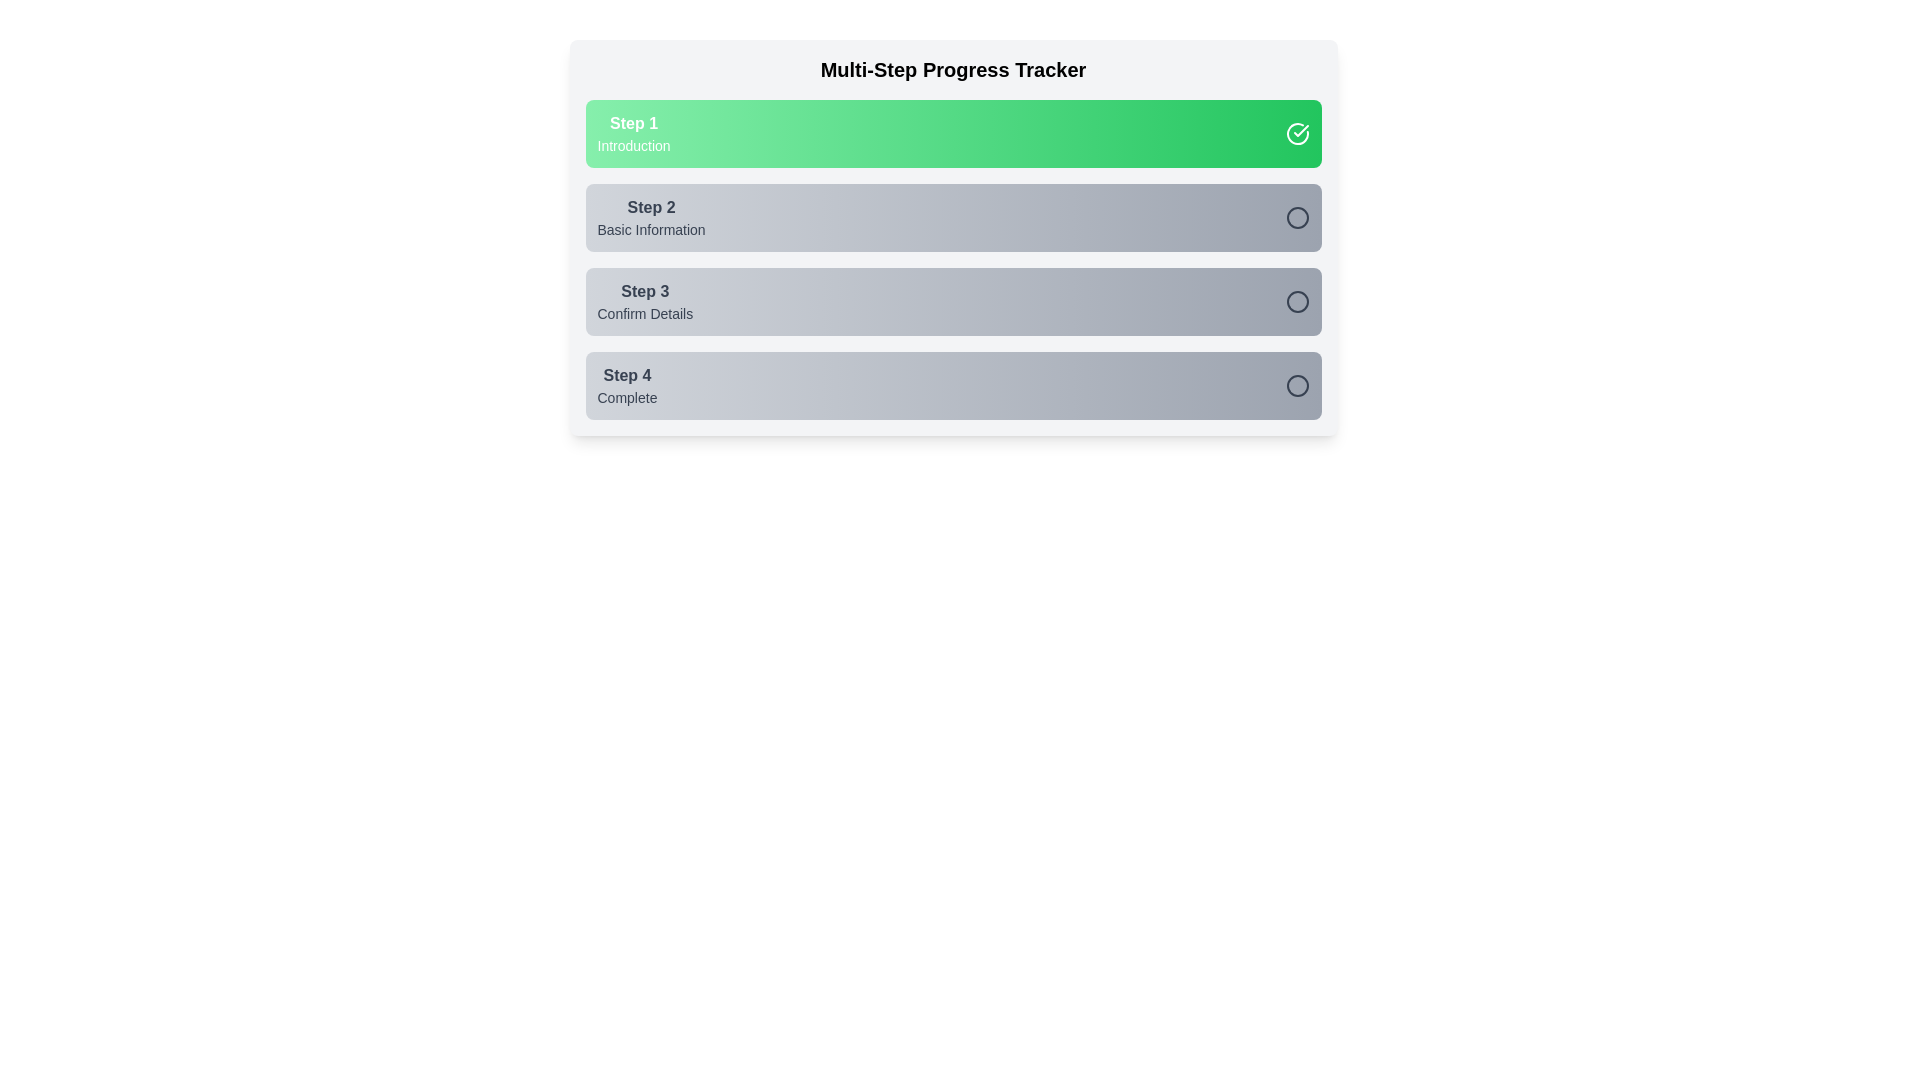  I want to click on the second step of the multi-step progress tracker, which is located between the first and third steps and is currently inactive, indicated by its gray panel and darker text, so click(952, 237).